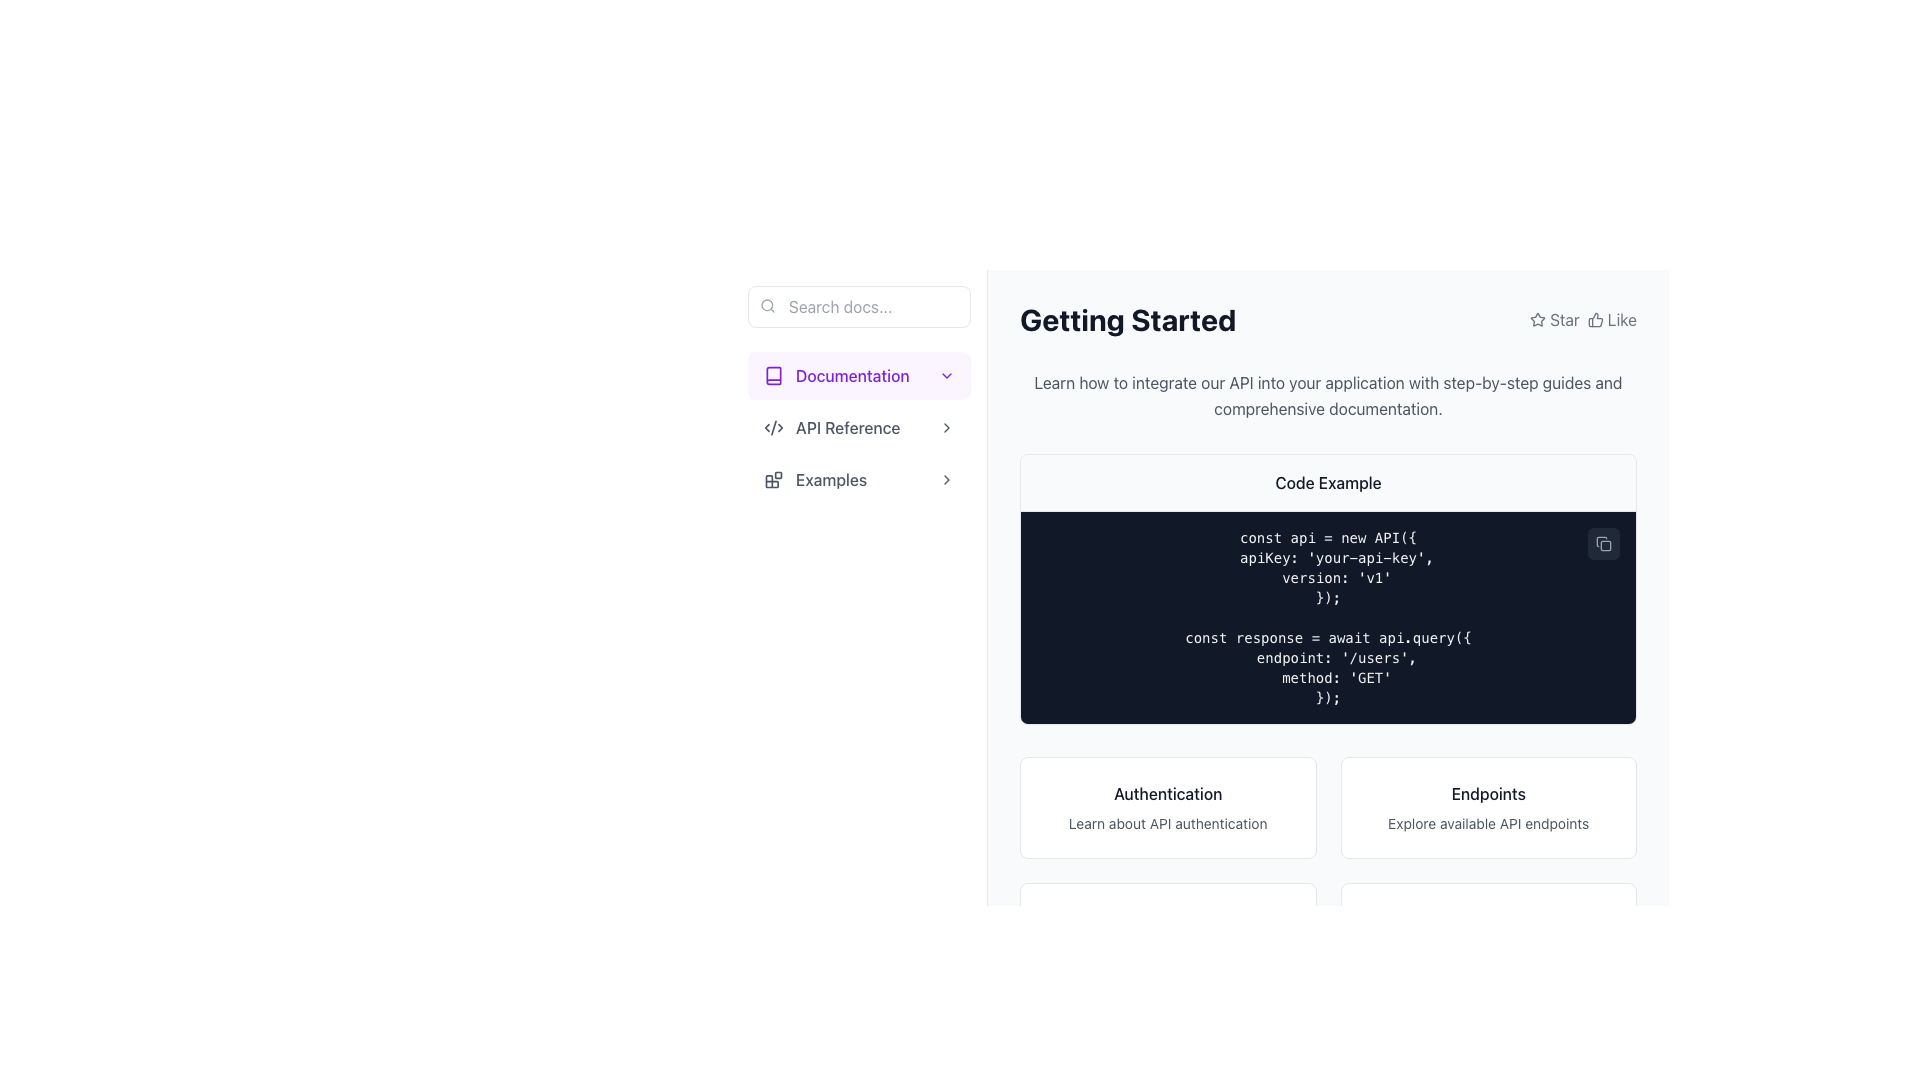 This screenshot has height=1080, width=1920. What do you see at coordinates (852, 375) in the screenshot?
I see `text content of the 'Documentation' label located in the sidebar navigation menu, which is visually distinct and positioned next to a book icon` at bounding box center [852, 375].